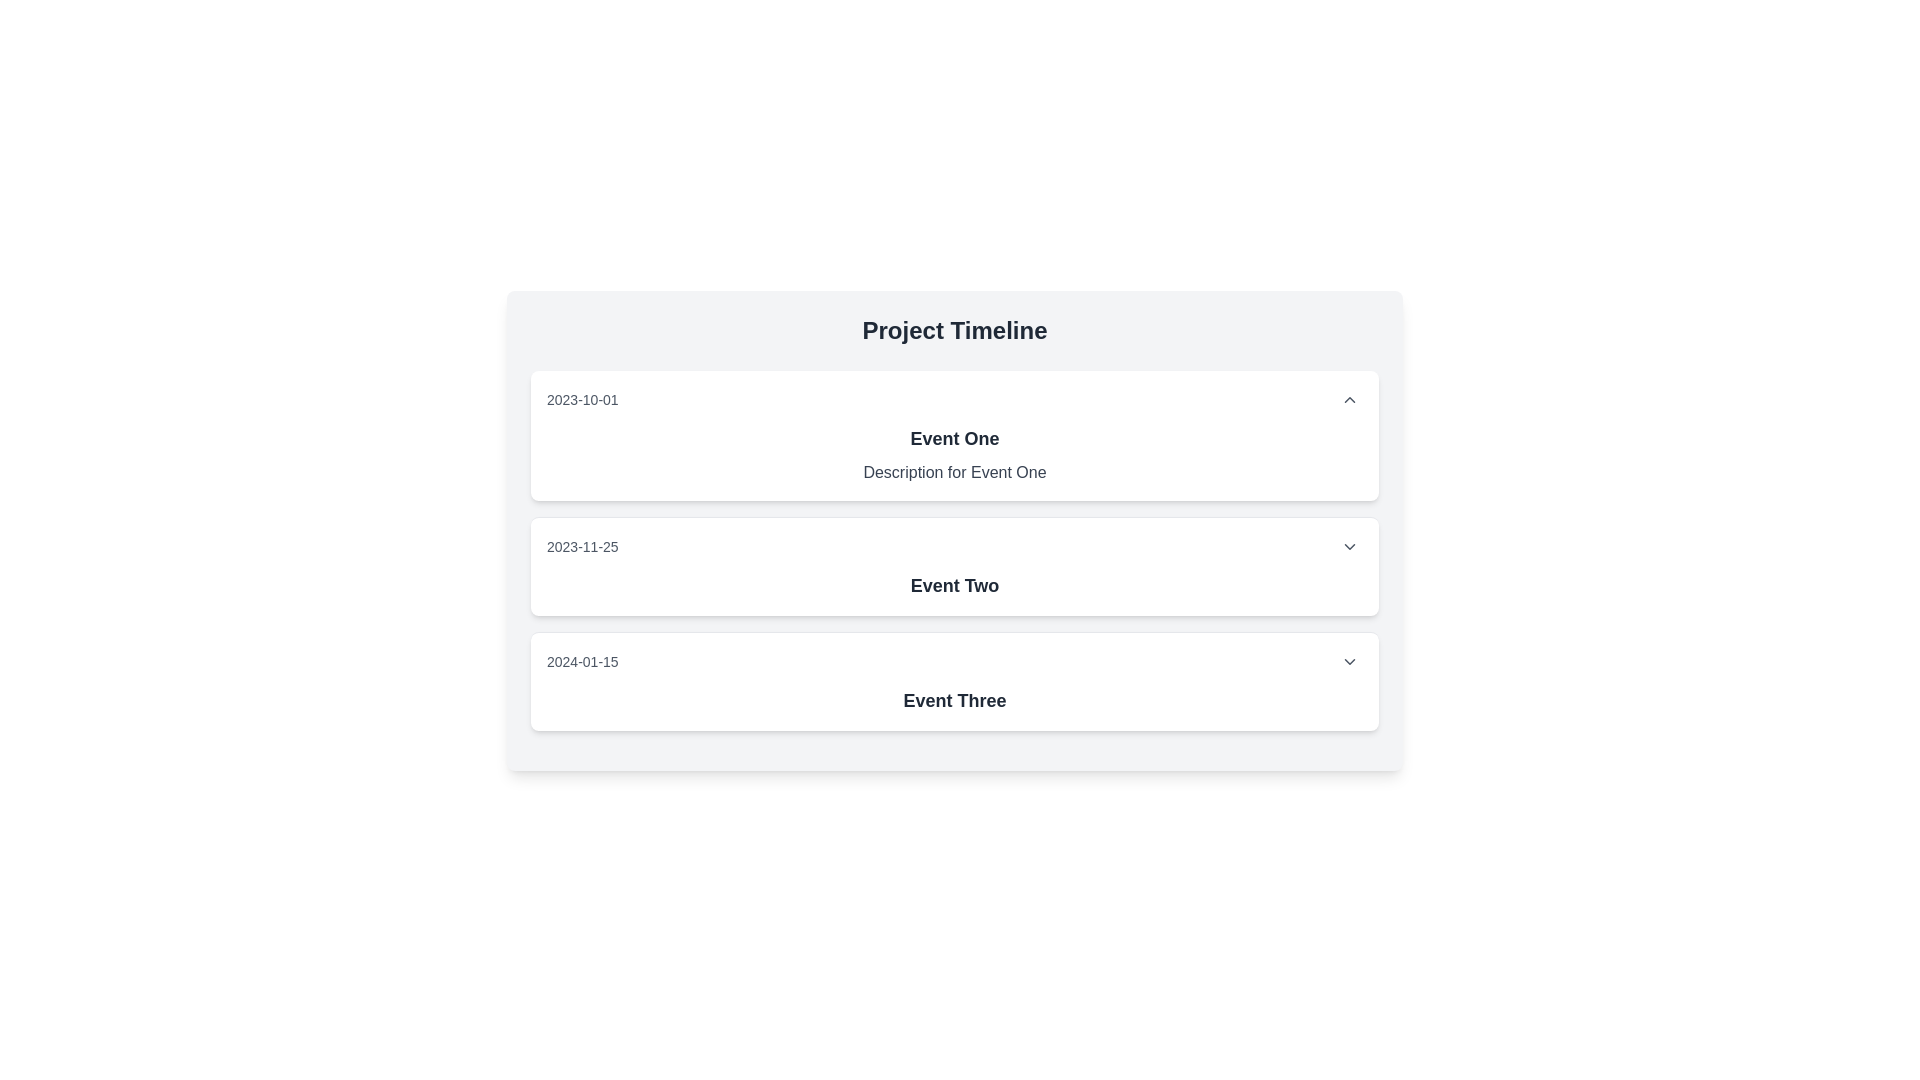 The width and height of the screenshot is (1920, 1080). What do you see at coordinates (1349, 662) in the screenshot?
I see `the button located on the rightmost side of the third row in the timeline list, beside the '2024-01-15' label` at bounding box center [1349, 662].